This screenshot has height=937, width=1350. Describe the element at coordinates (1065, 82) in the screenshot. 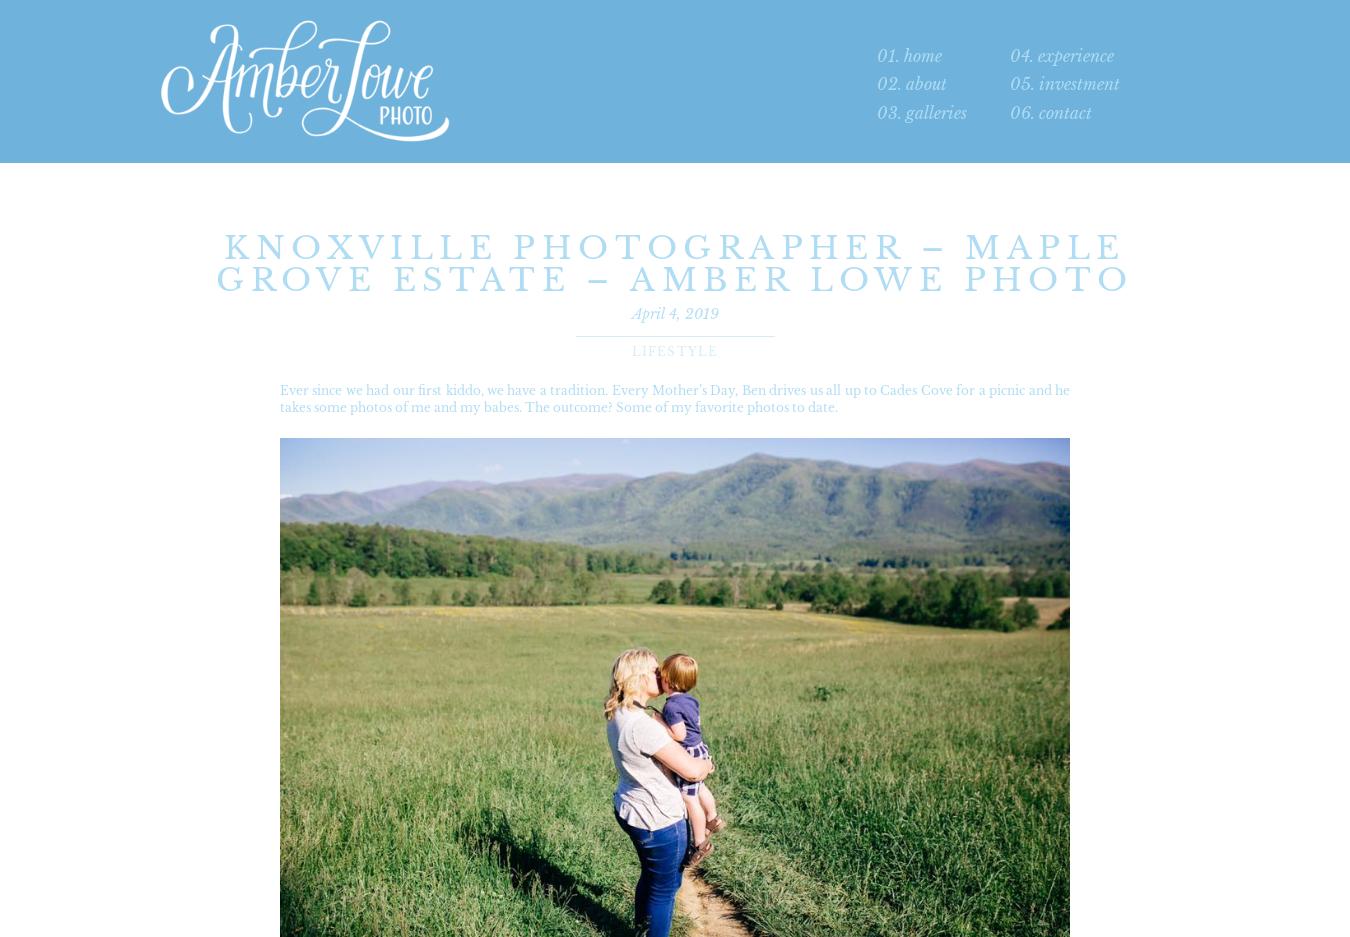

I see `'05. investment'` at that location.